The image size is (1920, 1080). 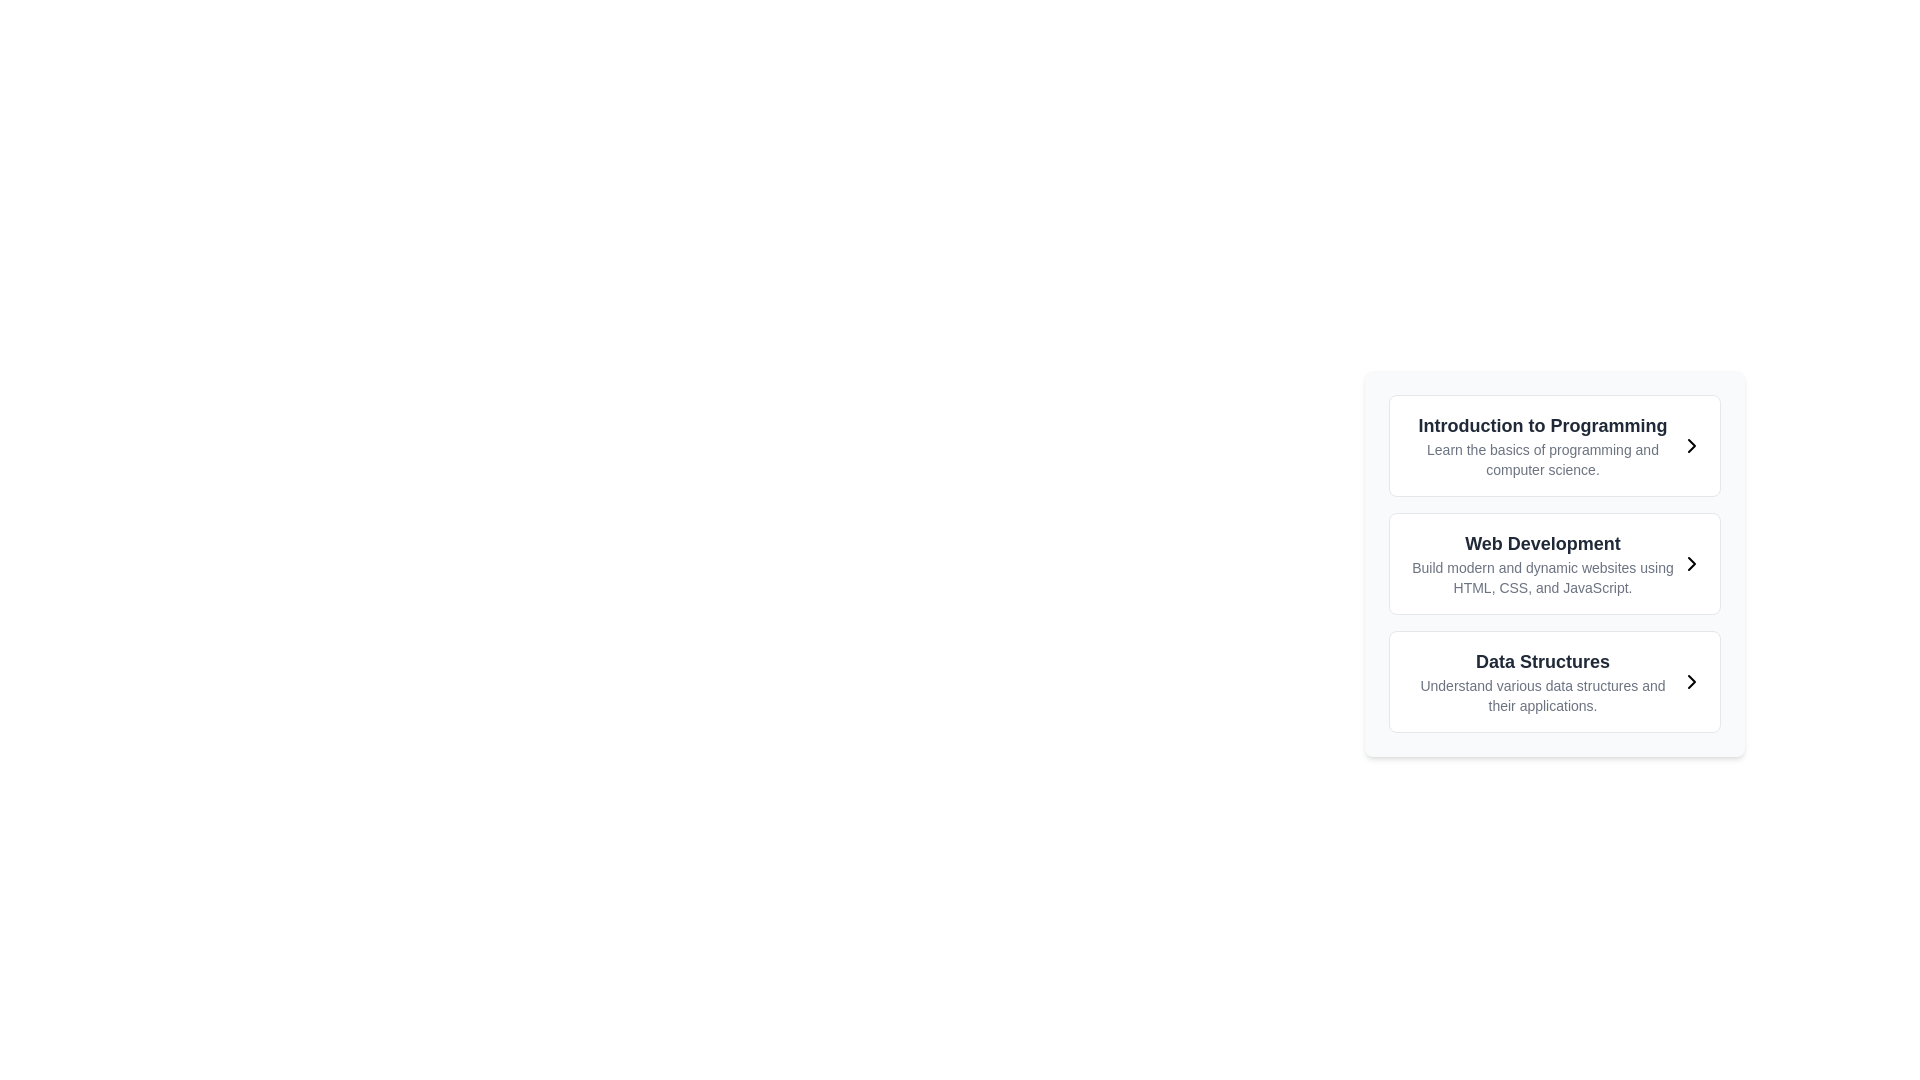 What do you see at coordinates (1690, 445) in the screenshot?
I see `the interactive icon located to the far right of the 'Introduction to Programming' card in the first card of a vertical list` at bounding box center [1690, 445].